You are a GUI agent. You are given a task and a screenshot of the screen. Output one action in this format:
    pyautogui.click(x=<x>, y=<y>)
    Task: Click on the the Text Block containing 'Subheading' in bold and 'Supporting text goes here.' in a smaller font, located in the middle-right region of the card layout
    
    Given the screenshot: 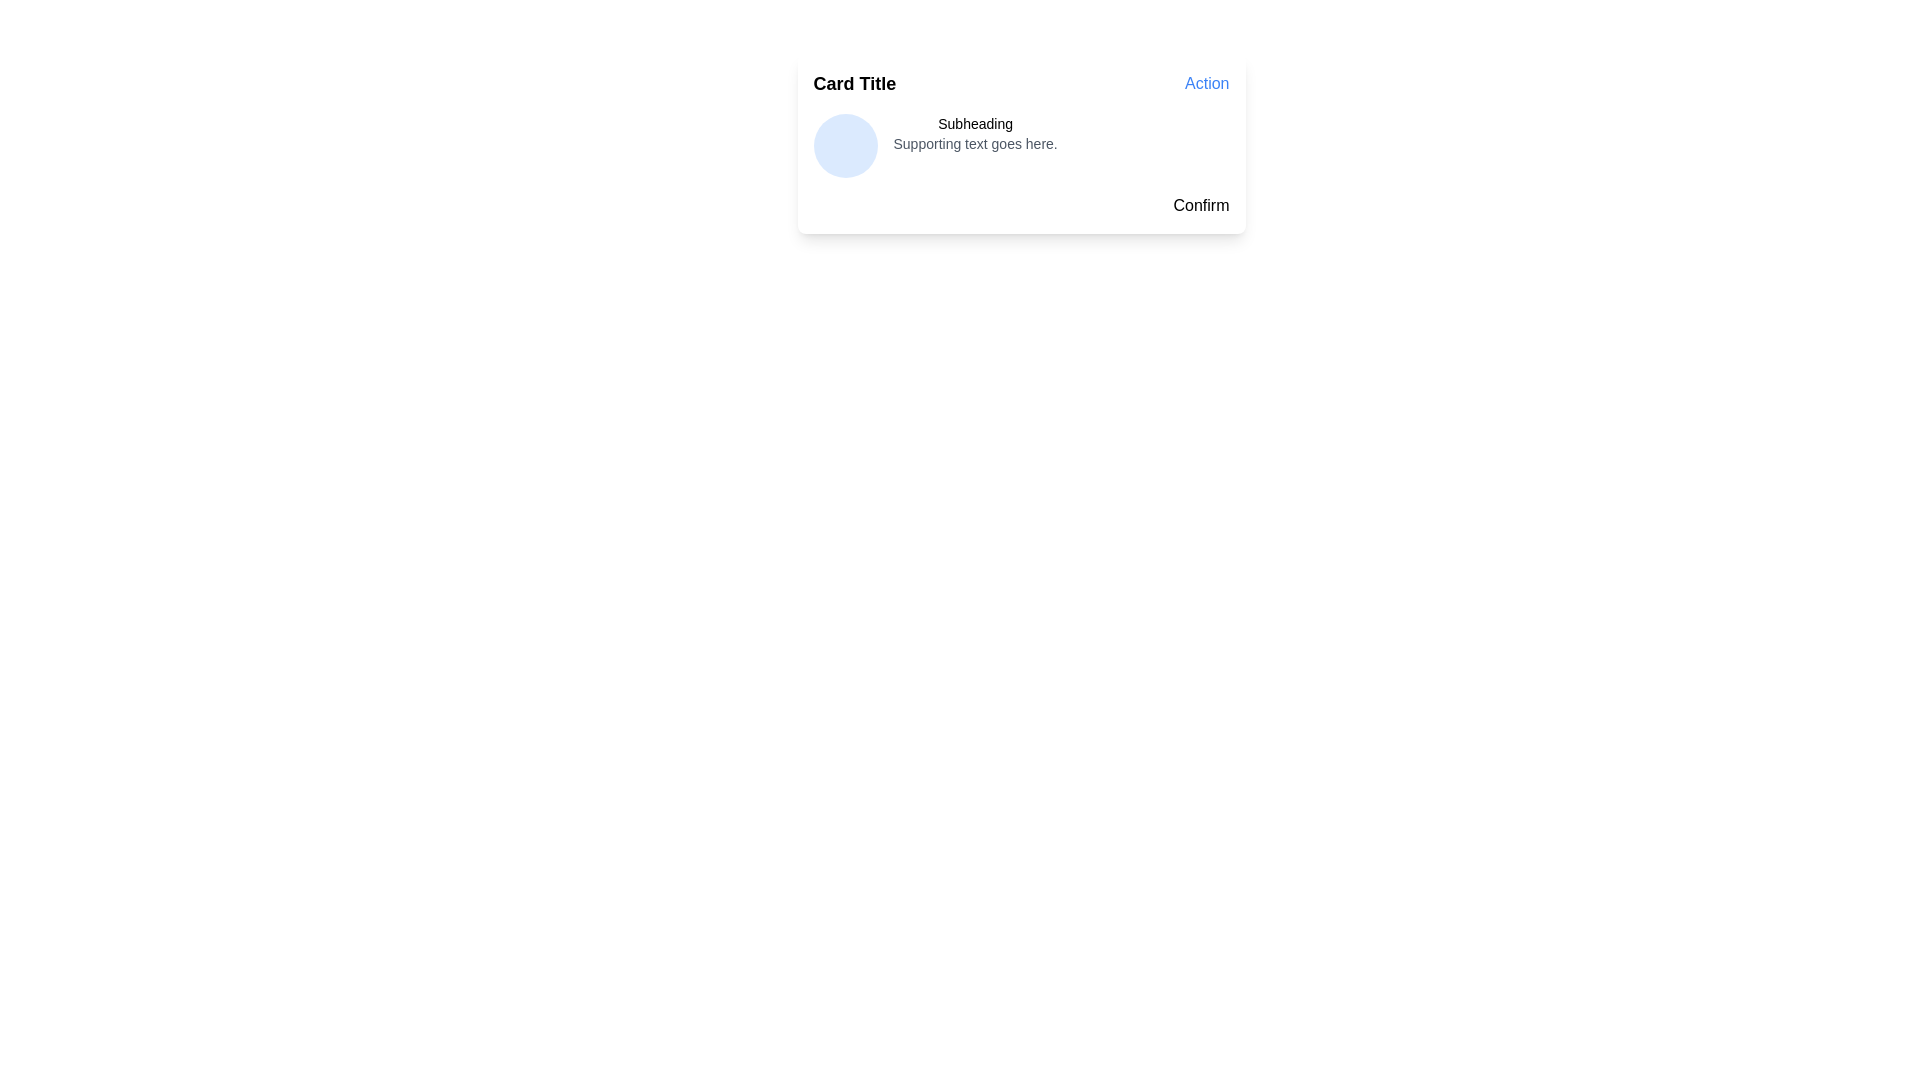 What is the action you would take?
    pyautogui.click(x=975, y=145)
    